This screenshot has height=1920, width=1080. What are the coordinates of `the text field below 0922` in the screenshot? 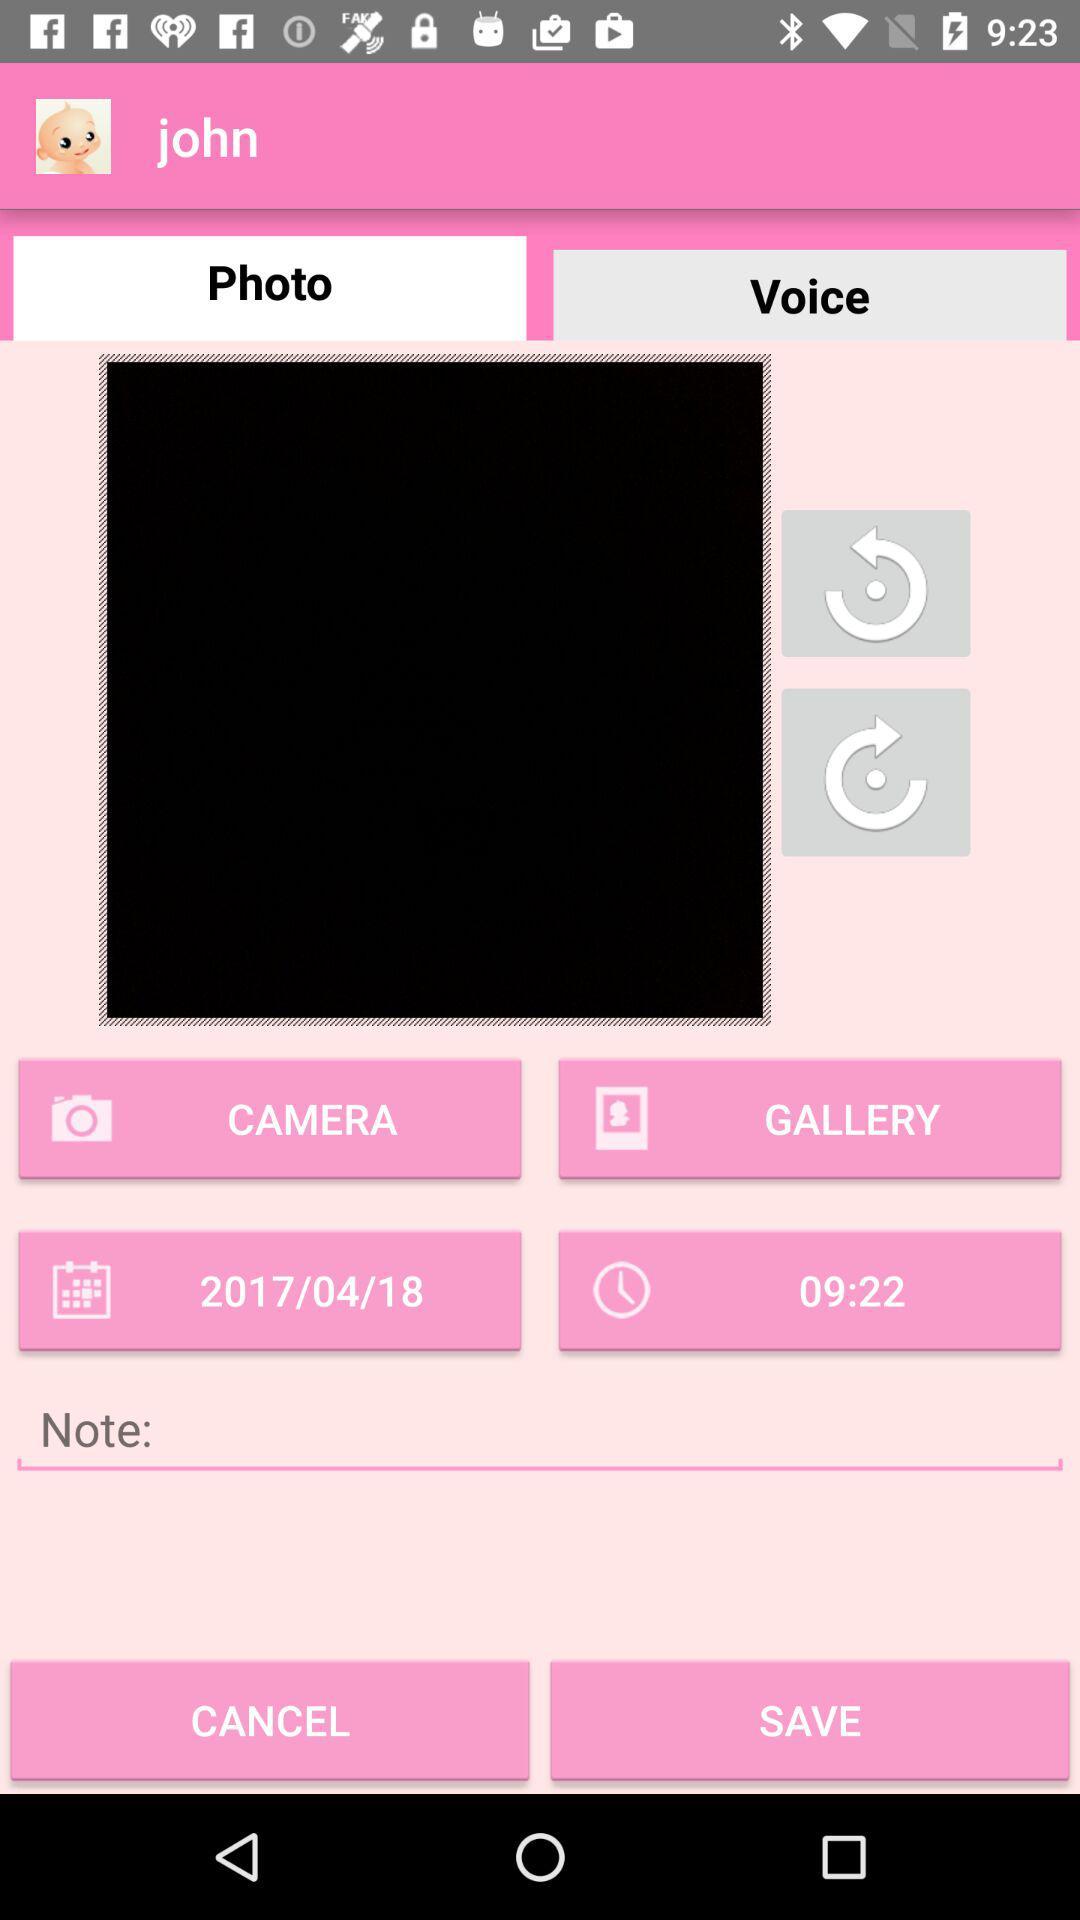 It's located at (540, 1428).